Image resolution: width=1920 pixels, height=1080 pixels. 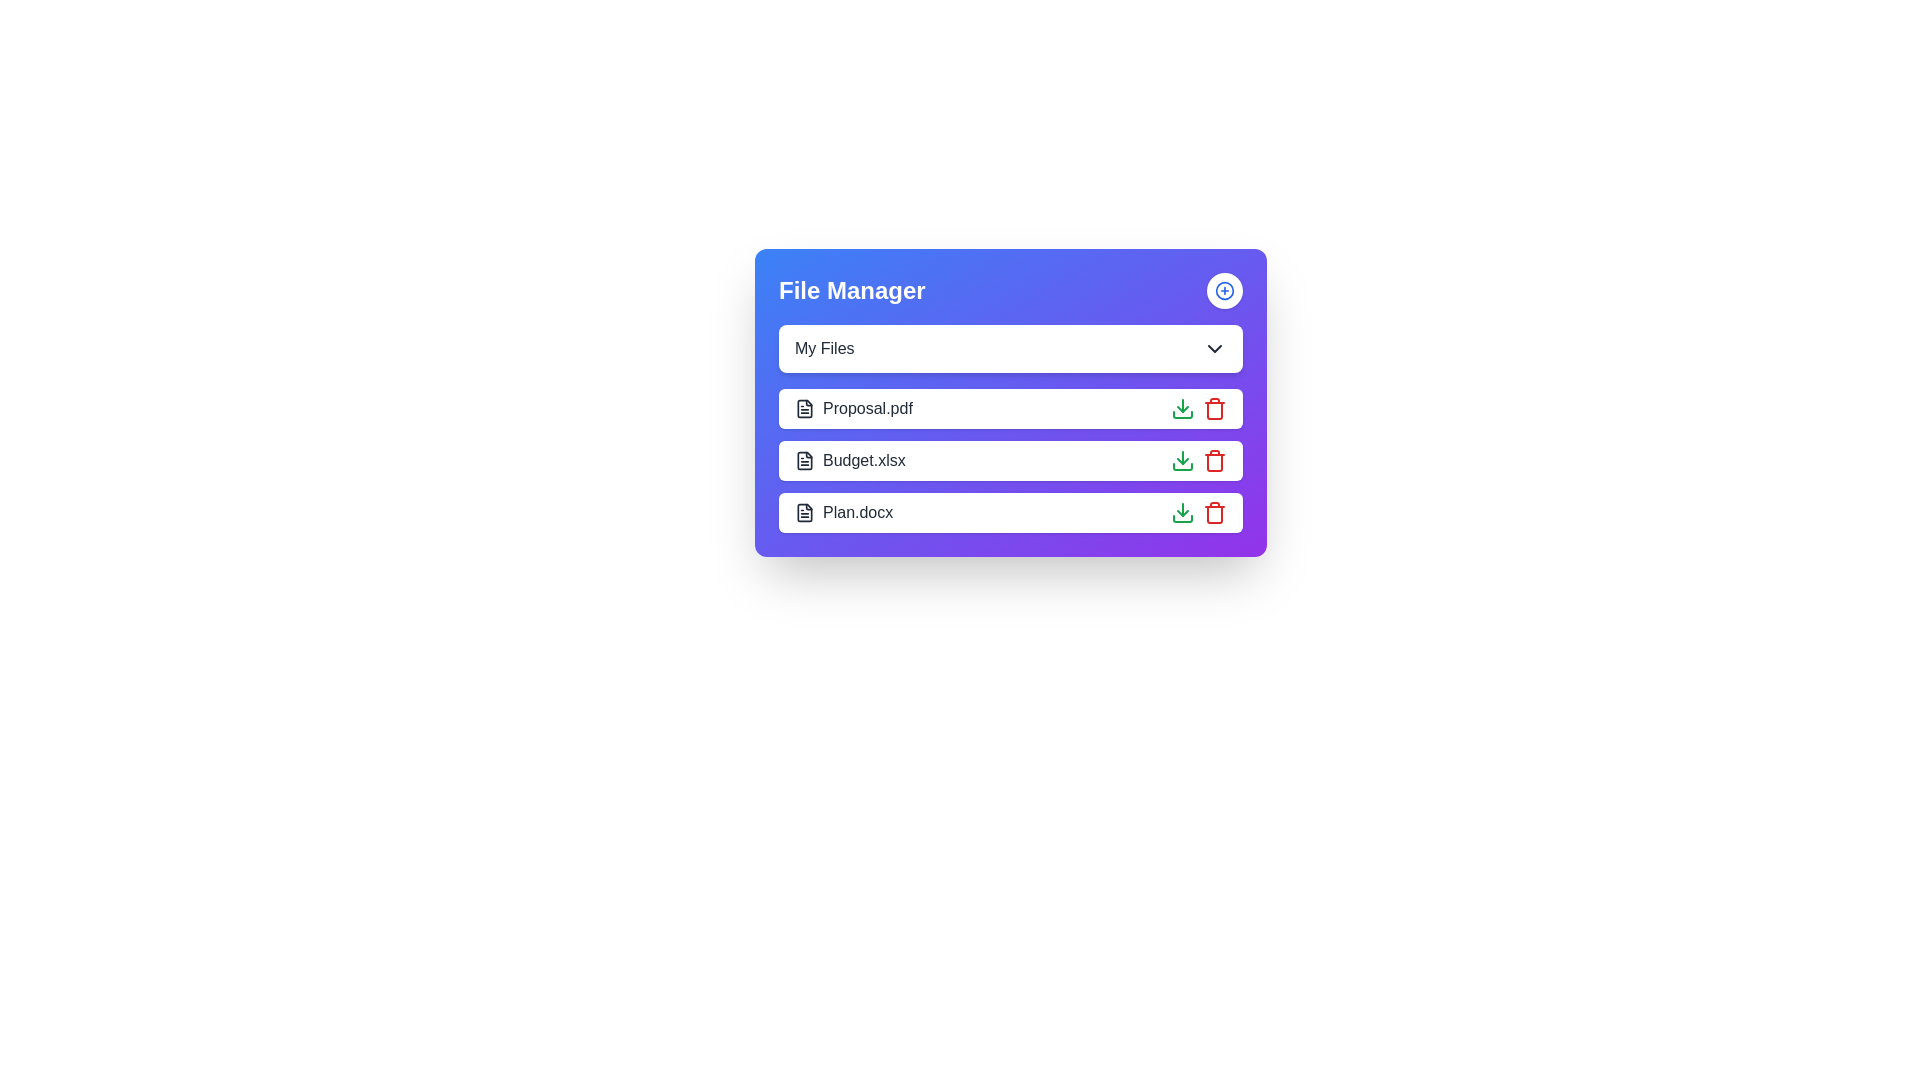 What do you see at coordinates (805, 407) in the screenshot?
I see `the document icon located in the first row of the interface, next to the 'Proposal.pdf' text label` at bounding box center [805, 407].